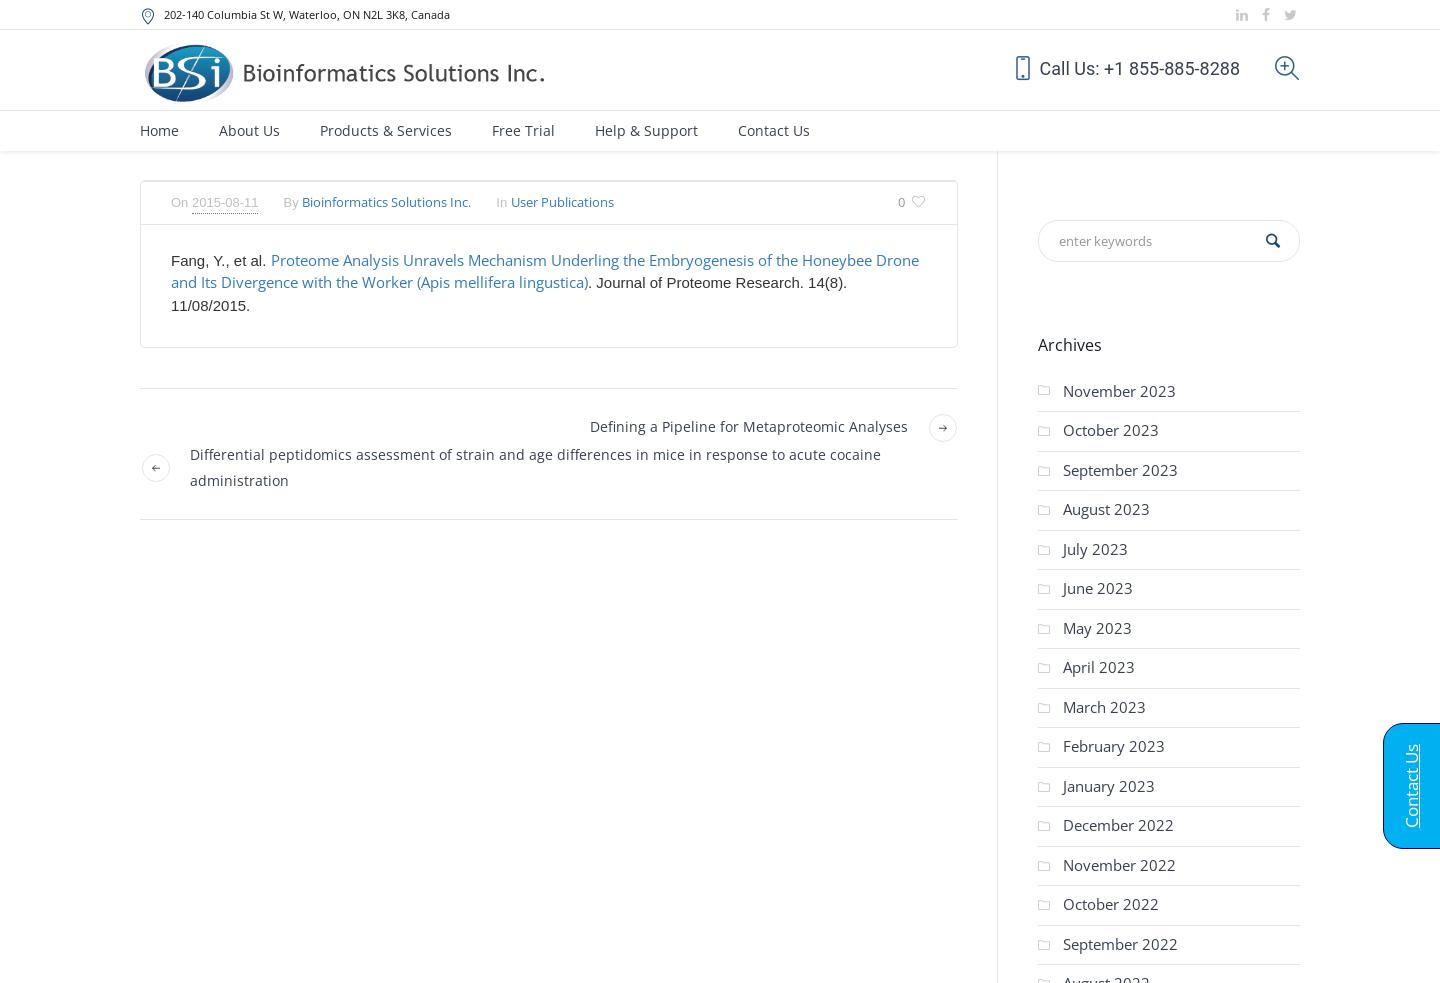 The height and width of the screenshot is (983, 1440). Describe the element at coordinates (1119, 467) in the screenshot. I see `'September 2023'` at that location.